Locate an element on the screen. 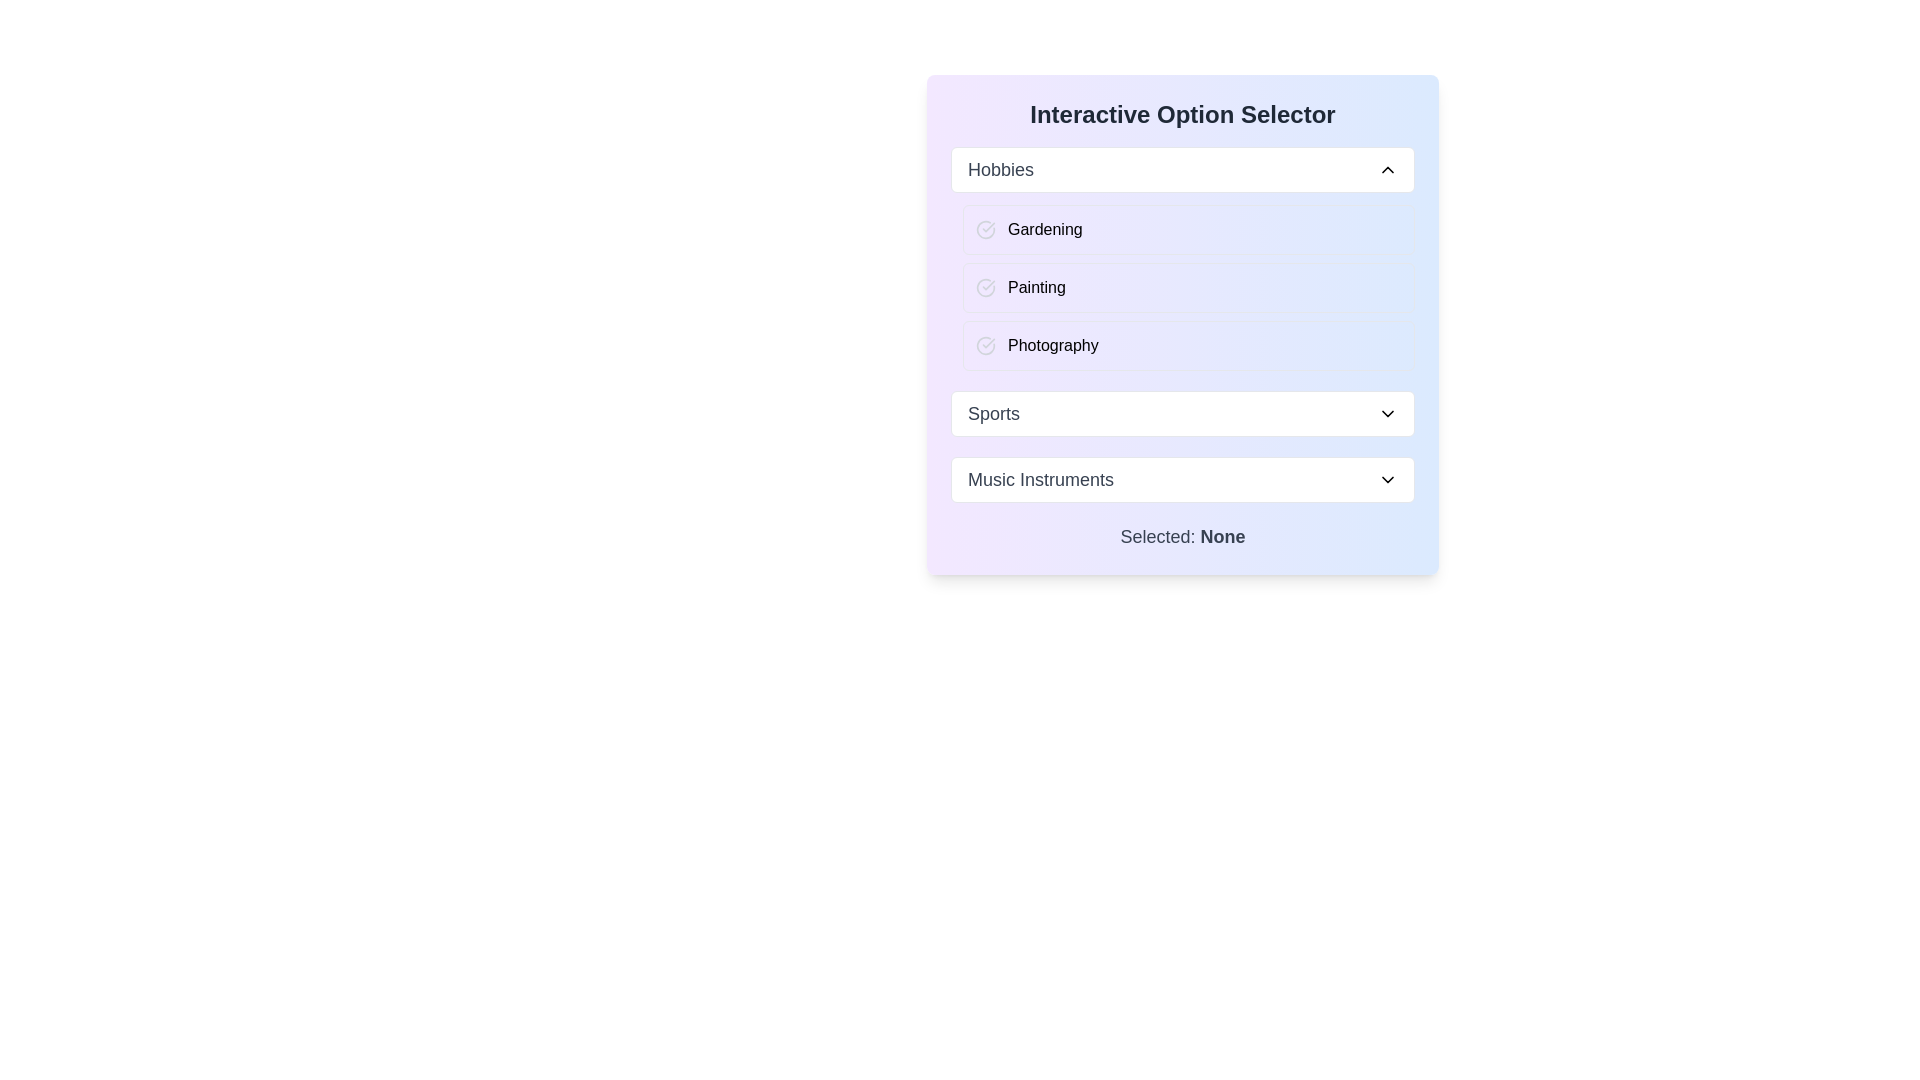 The height and width of the screenshot is (1080, 1920). the circular gray icon with a checkmark inside that indicates the selection state for 'Painting' in the Hobbies list is located at coordinates (985, 288).